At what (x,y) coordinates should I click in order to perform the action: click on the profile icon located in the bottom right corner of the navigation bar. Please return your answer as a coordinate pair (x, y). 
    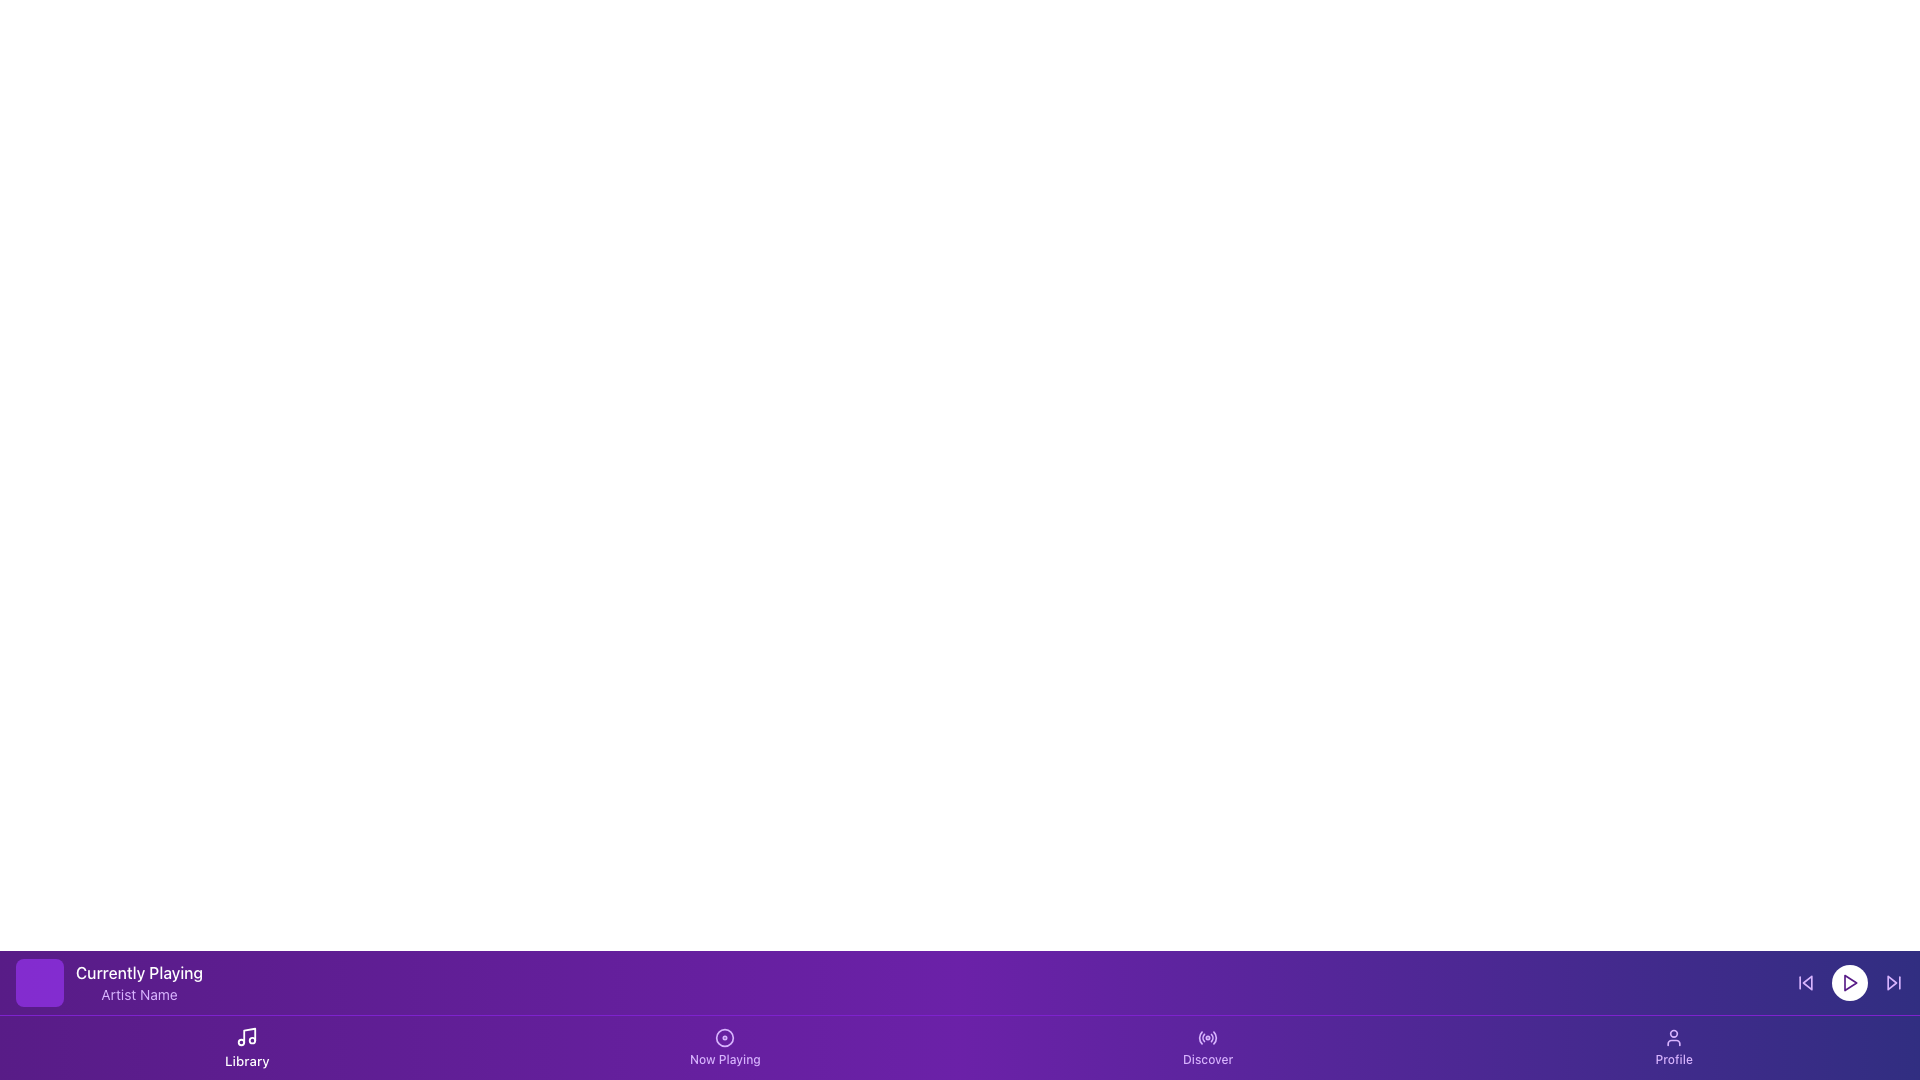
    Looking at the image, I should click on (1674, 1036).